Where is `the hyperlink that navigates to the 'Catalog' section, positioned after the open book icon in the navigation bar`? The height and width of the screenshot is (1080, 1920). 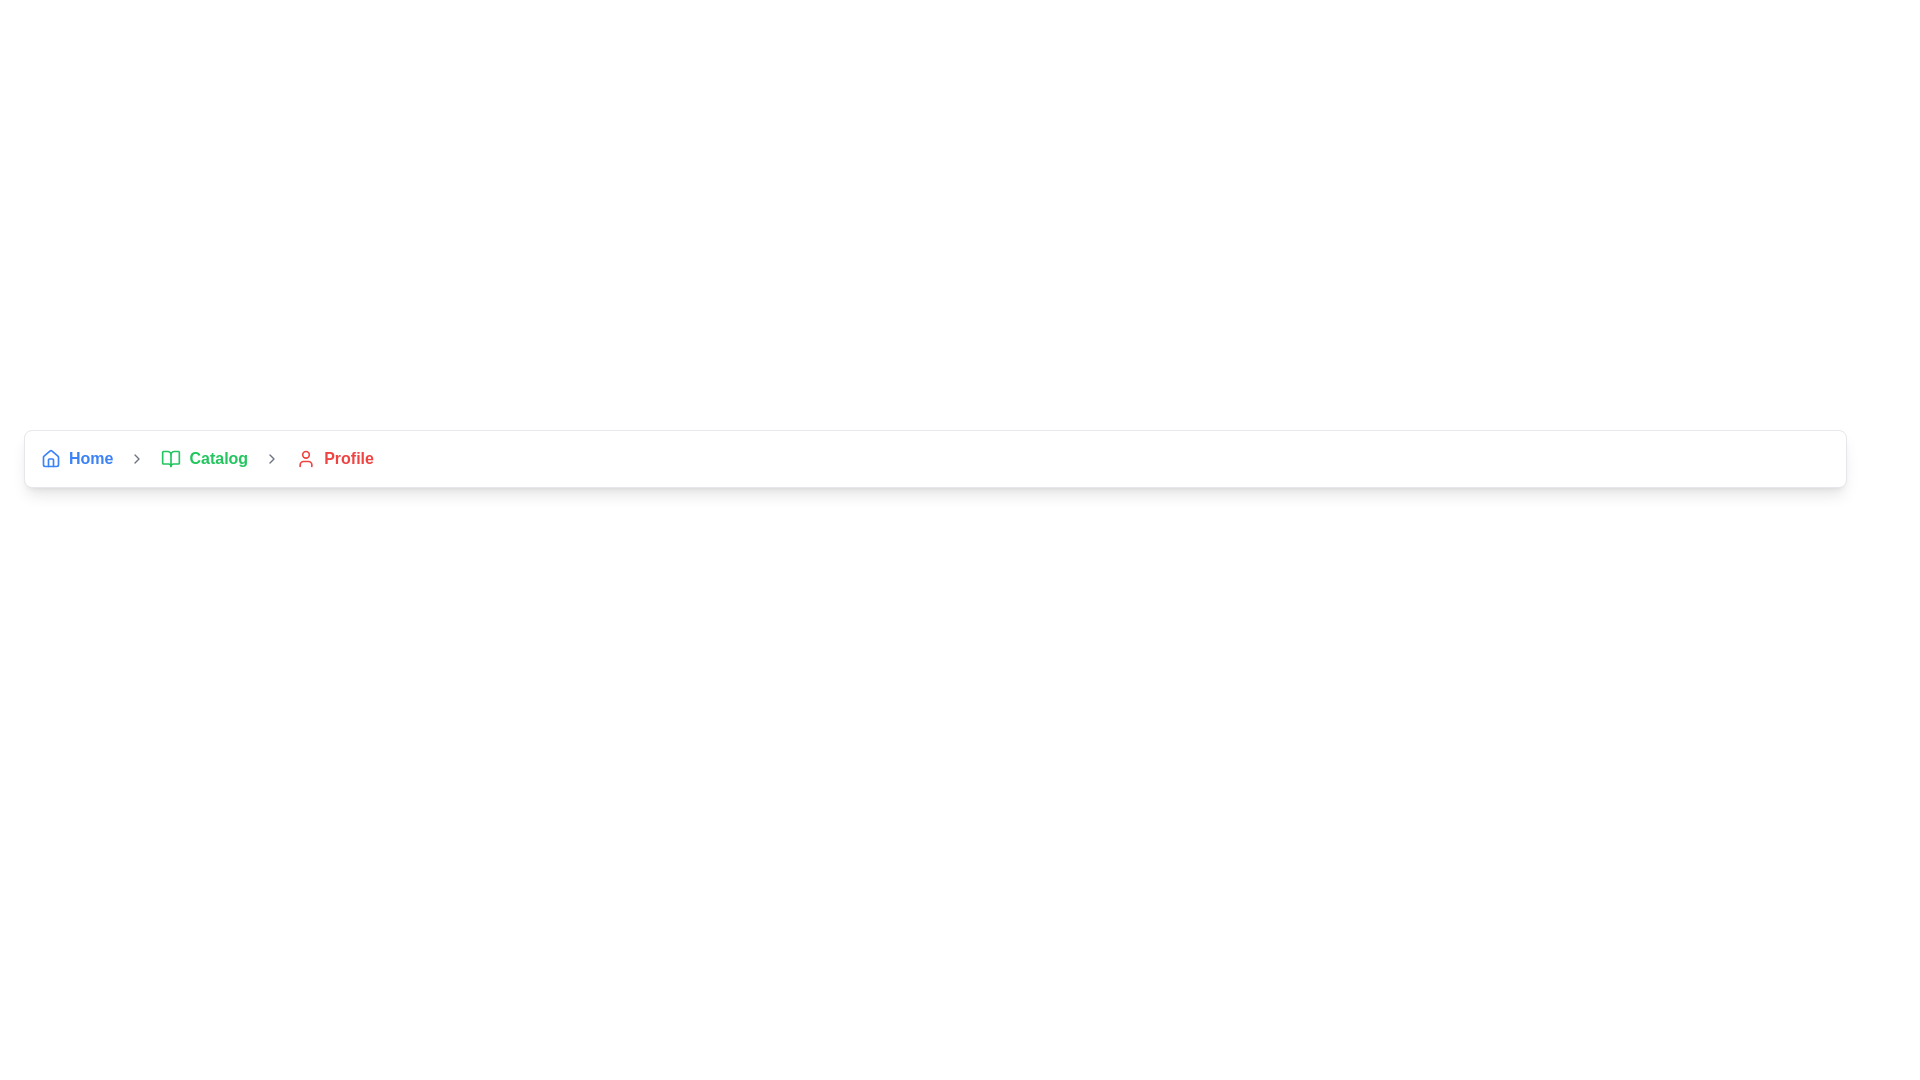 the hyperlink that navigates to the 'Catalog' section, positioned after the open book icon in the navigation bar is located at coordinates (218, 459).